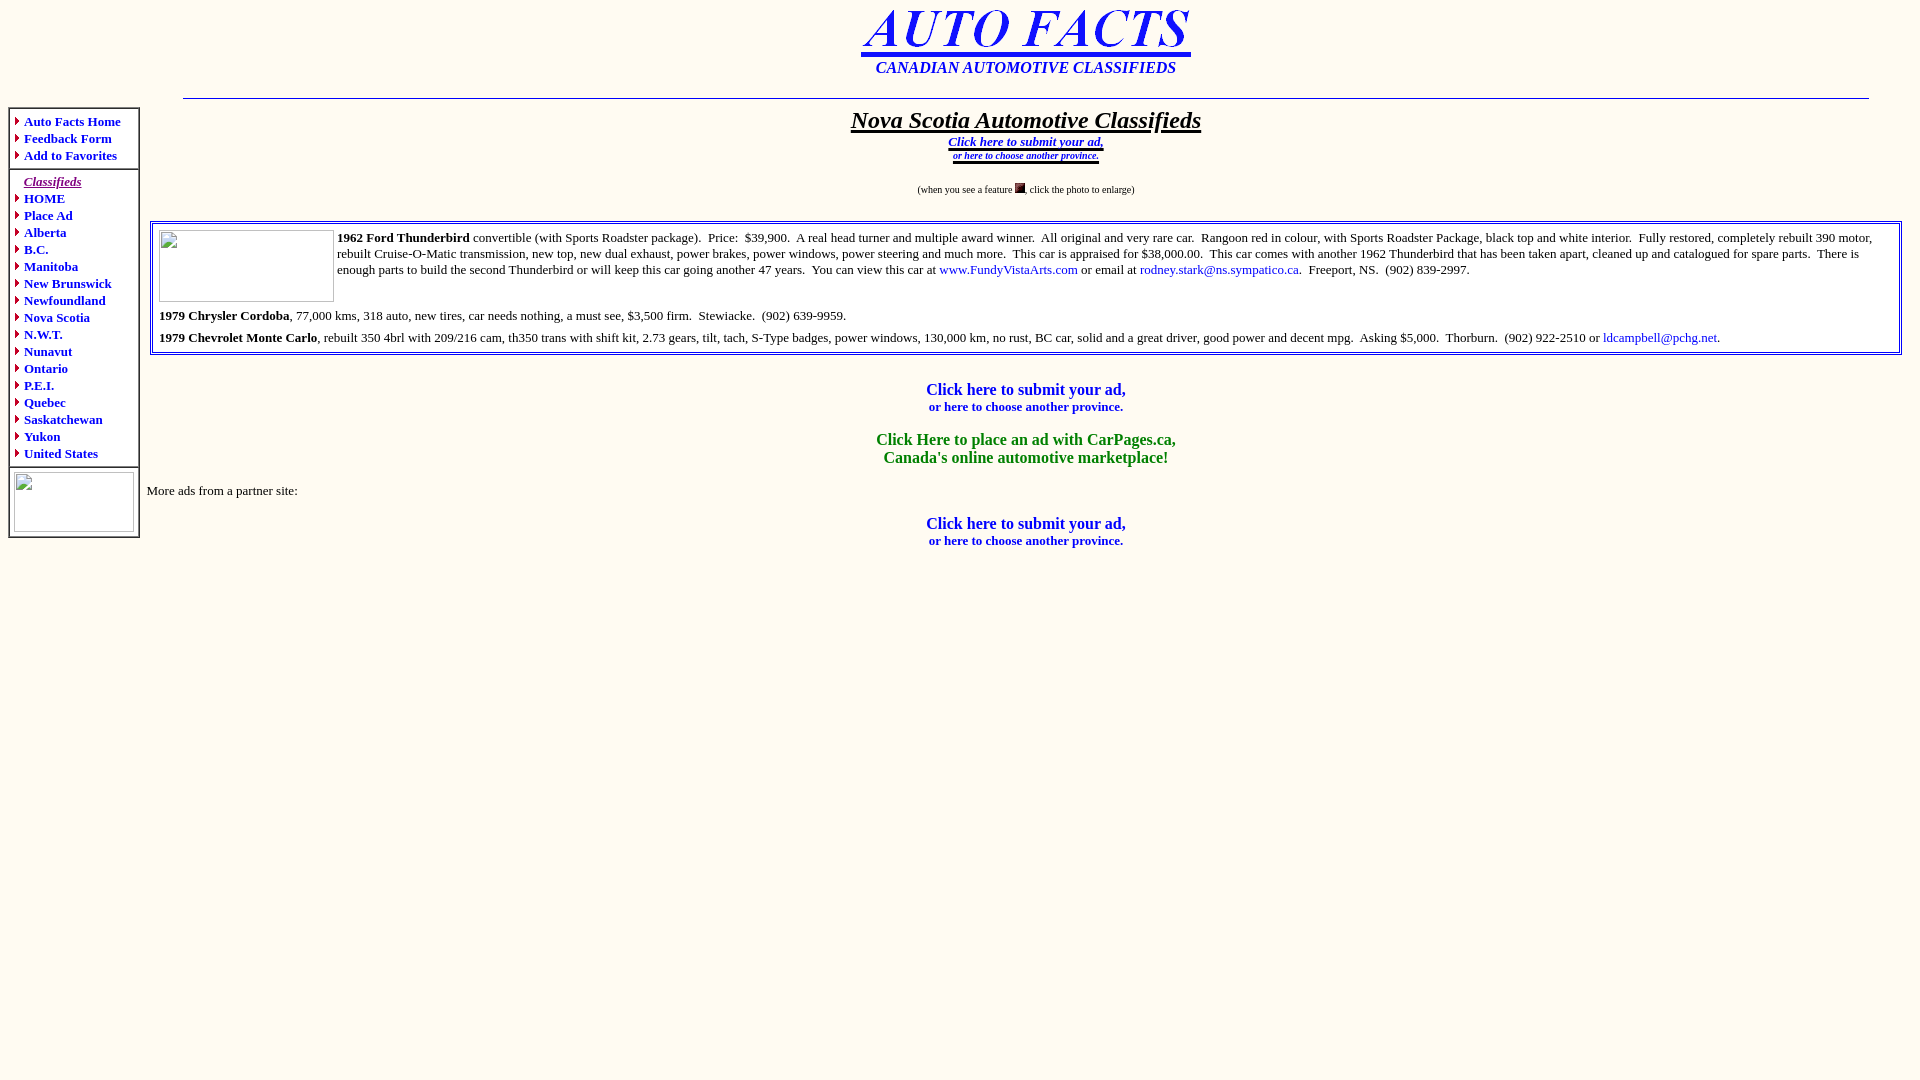 This screenshot has width=1920, height=1080. I want to click on 'Click here to submit your ad,', so click(1025, 137).